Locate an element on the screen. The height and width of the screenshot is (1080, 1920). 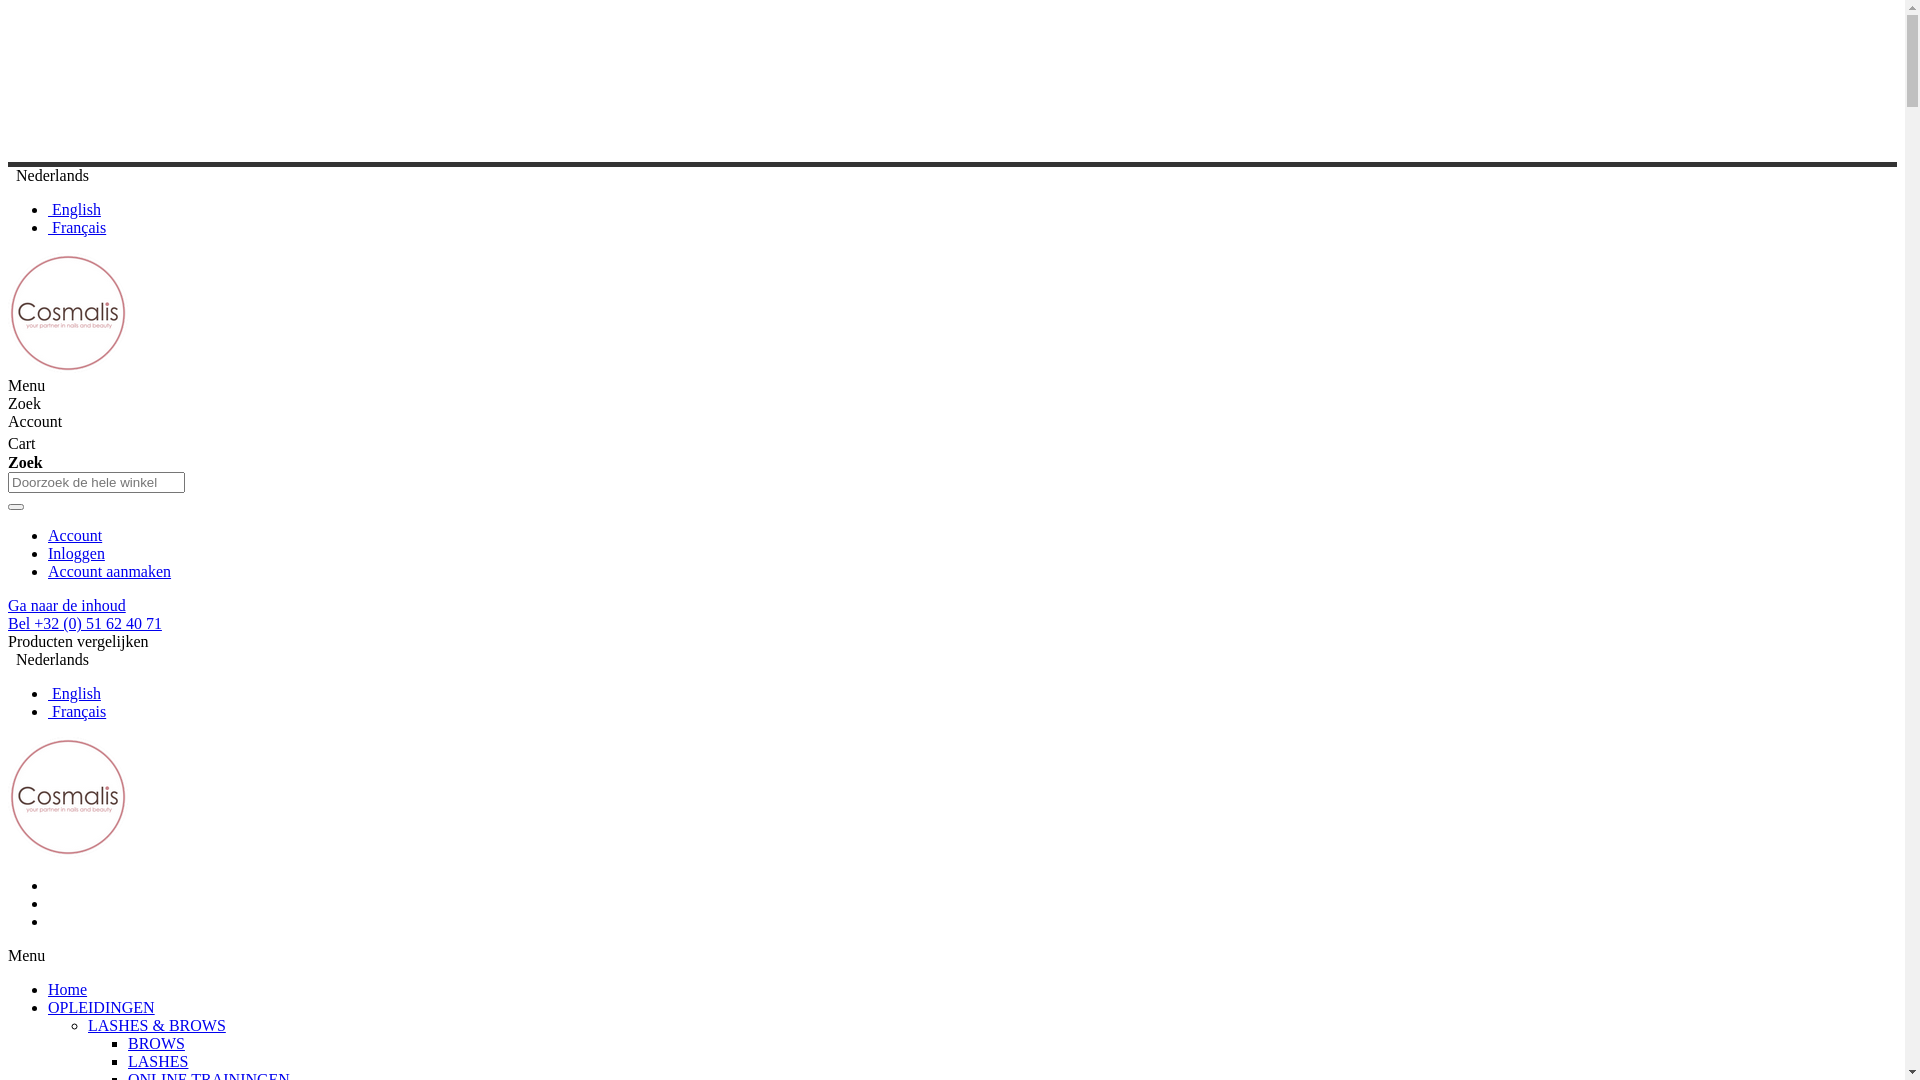
' English' is located at coordinates (74, 692).